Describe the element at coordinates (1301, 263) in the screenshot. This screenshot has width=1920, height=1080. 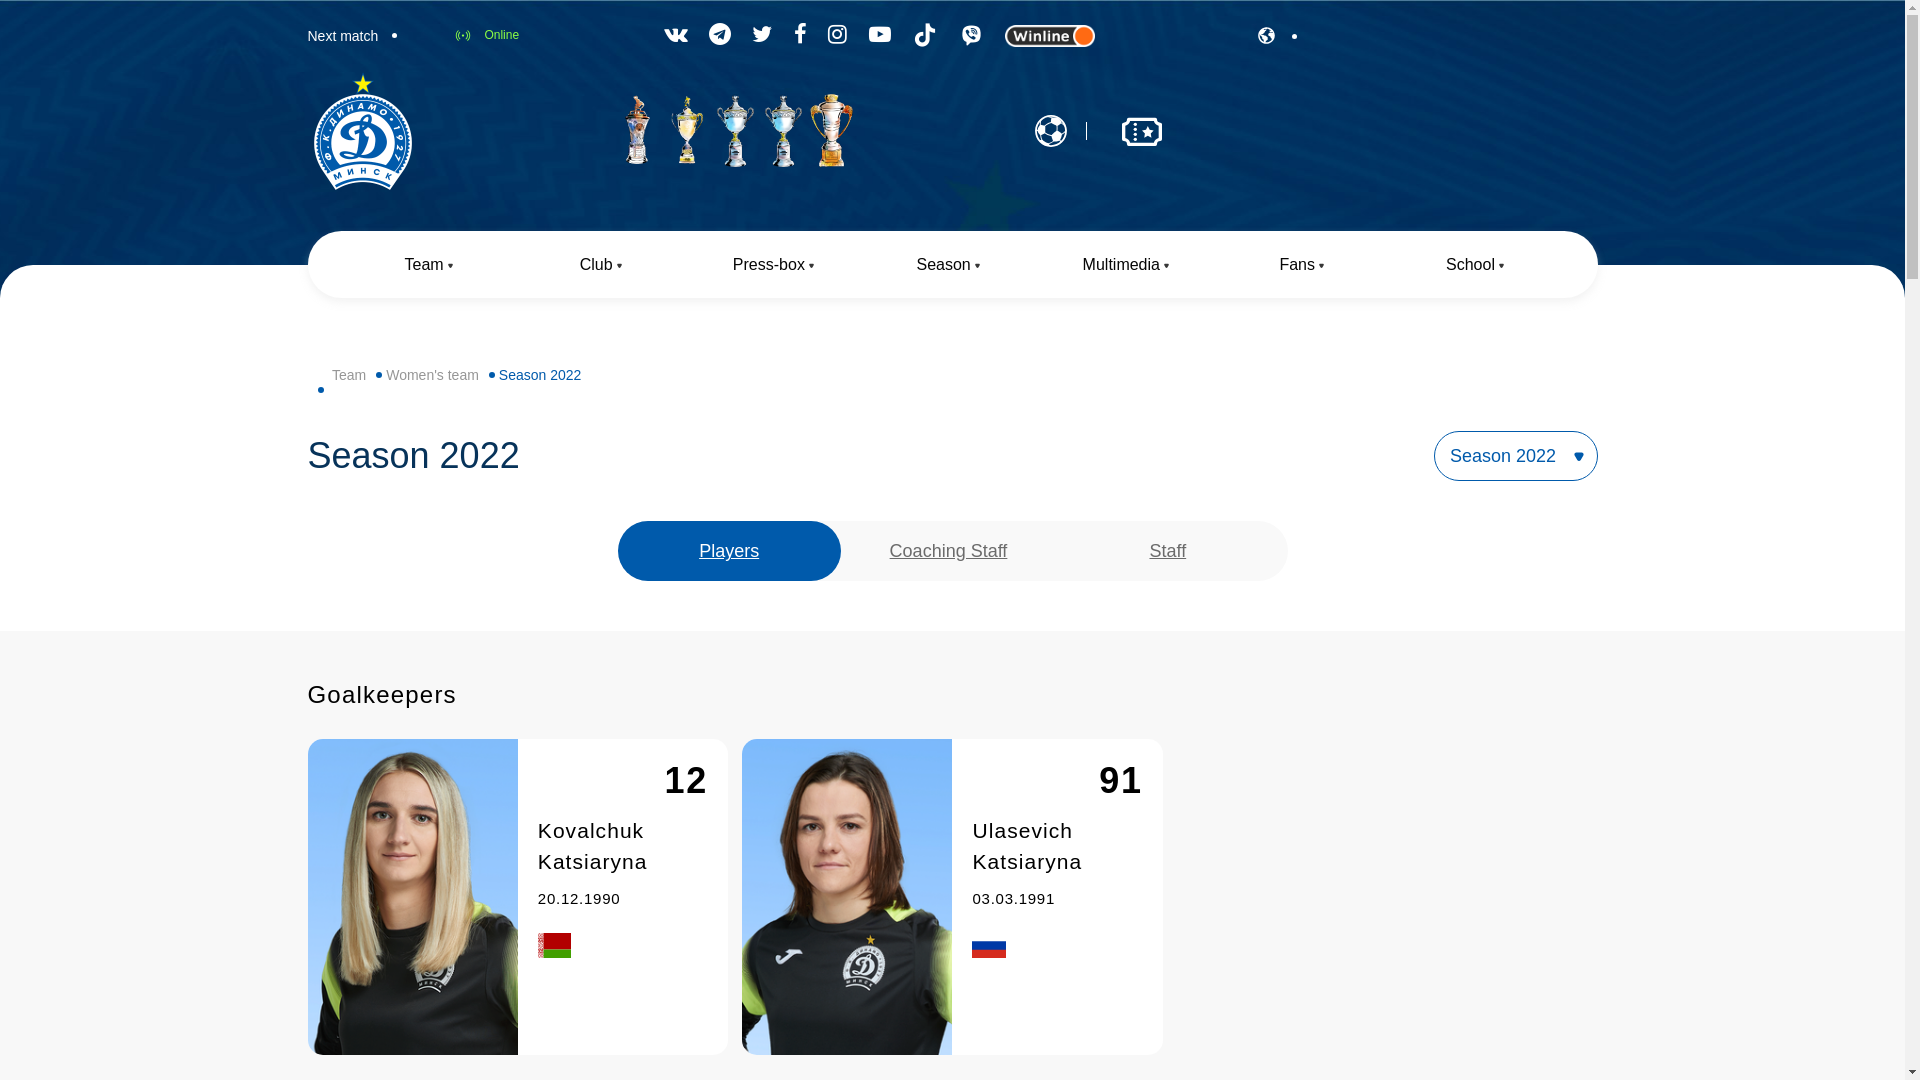
I see `'Fans'` at that location.